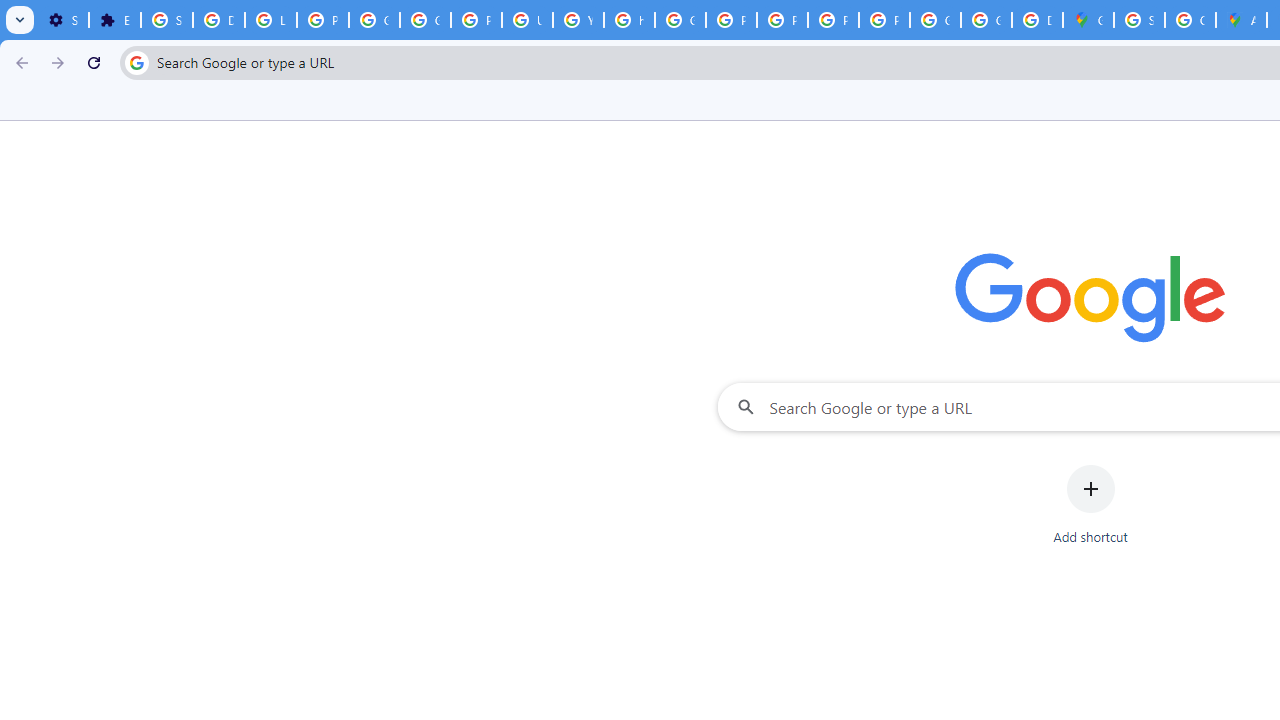 The height and width of the screenshot is (720, 1280). What do you see at coordinates (113, 20) in the screenshot?
I see `'Extensions'` at bounding box center [113, 20].